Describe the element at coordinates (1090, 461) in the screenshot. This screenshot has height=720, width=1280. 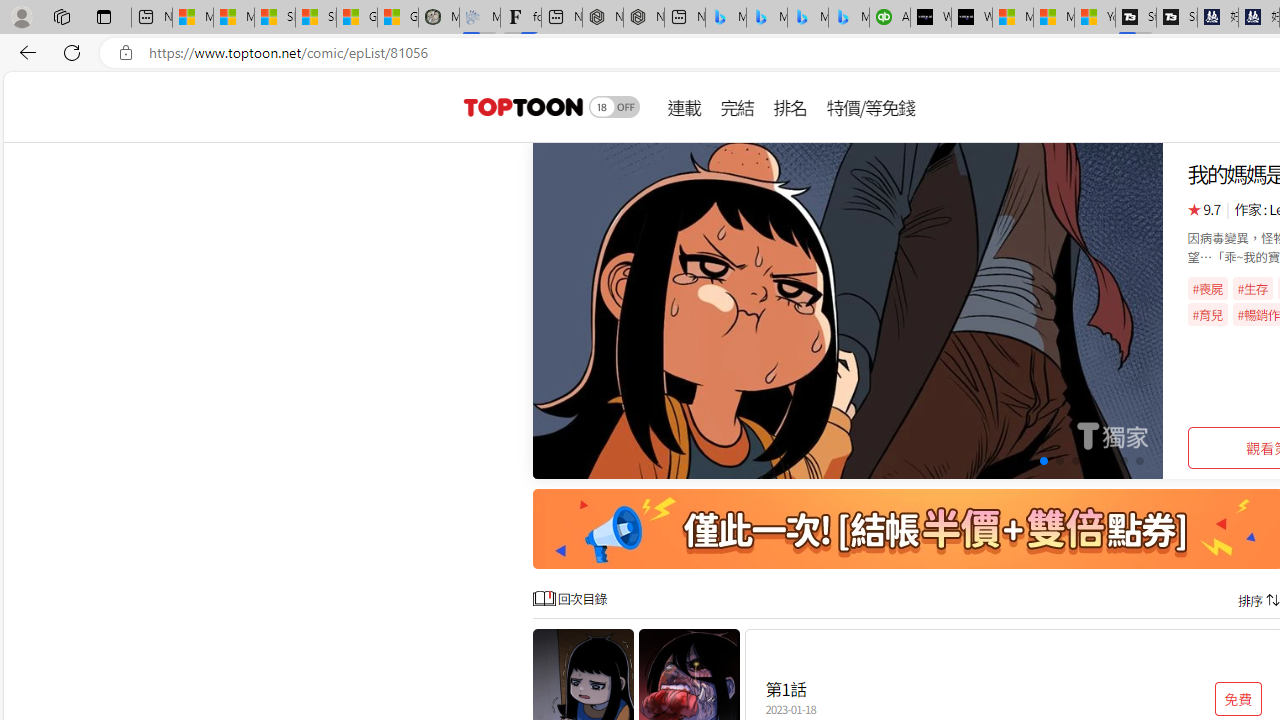
I see `'Go to slide 7'` at that location.